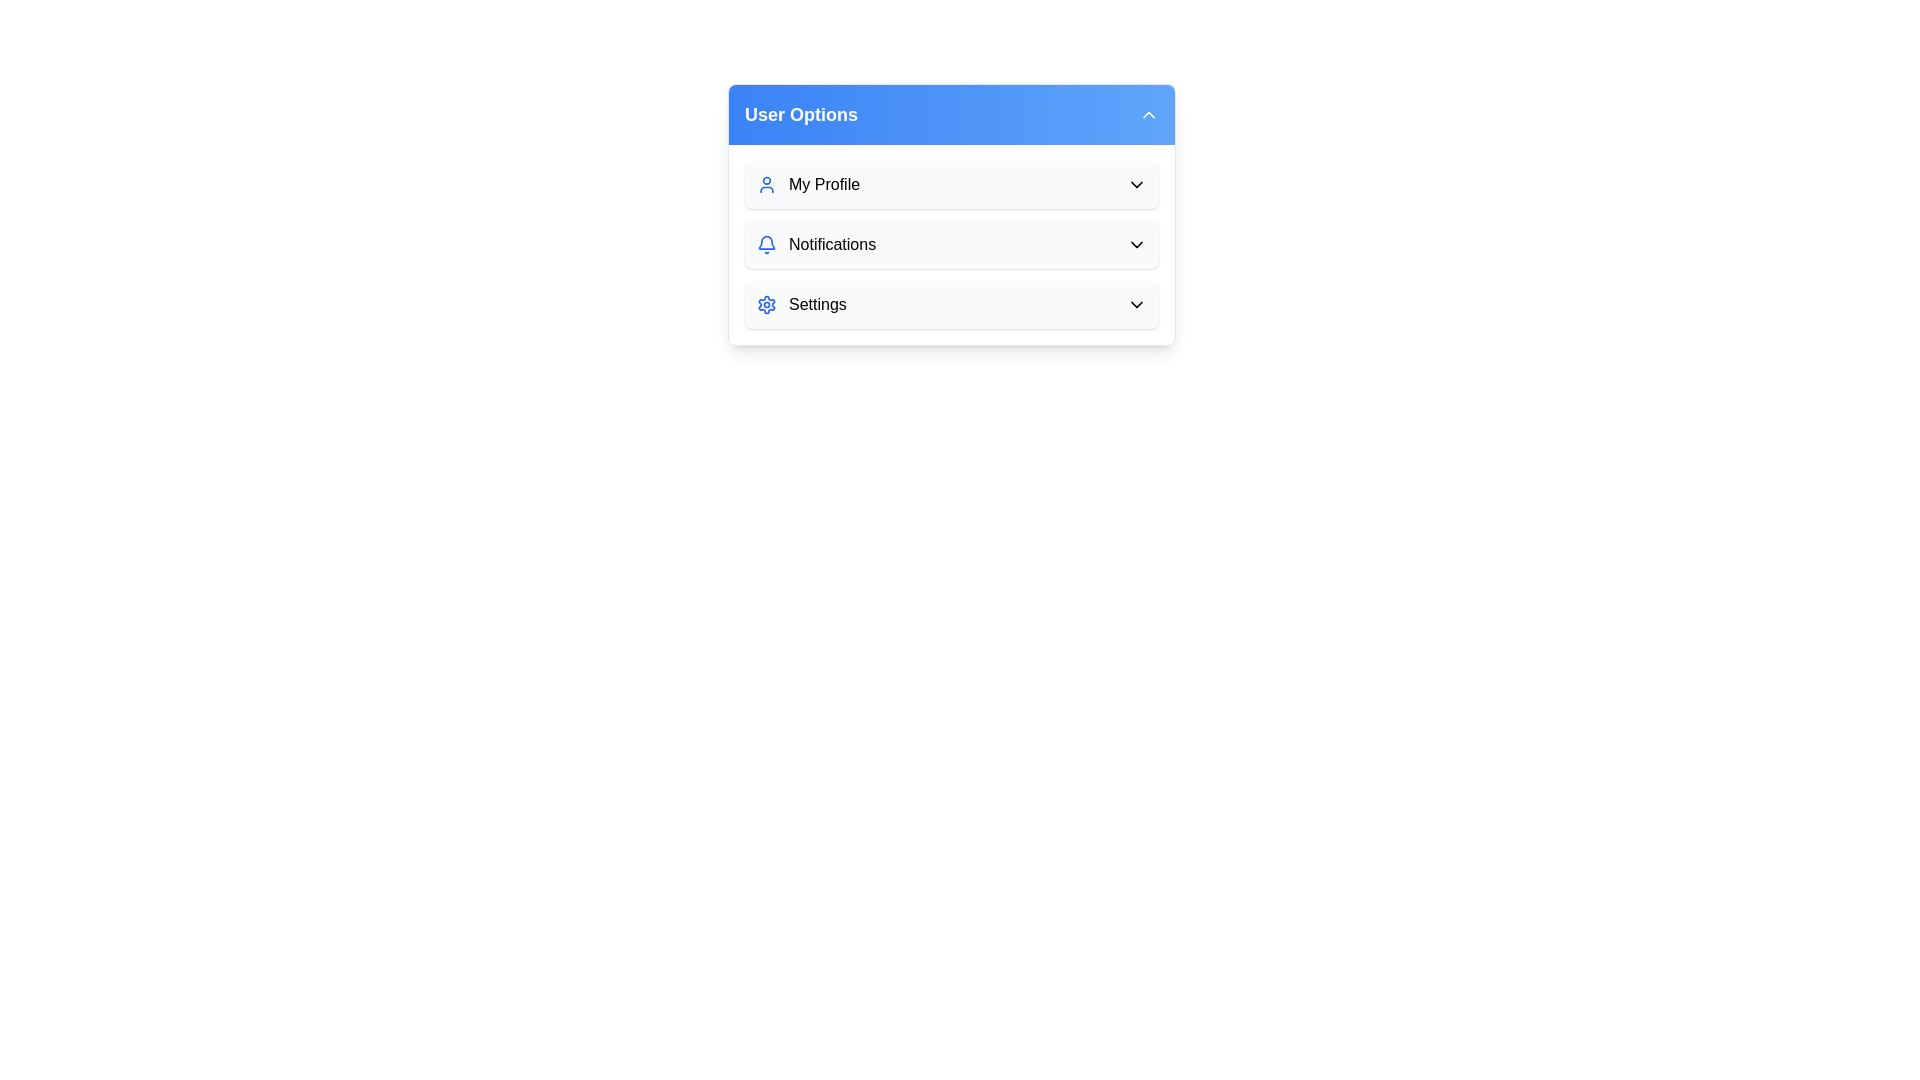 The width and height of the screenshot is (1920, 1080). What do you see at coordinates (950, 215) in the screenshot?
I see `the 'User Options' dropdown menu group, focusing on the 'Notifications' option which is the center of the element` at bounding box center [950, 215].